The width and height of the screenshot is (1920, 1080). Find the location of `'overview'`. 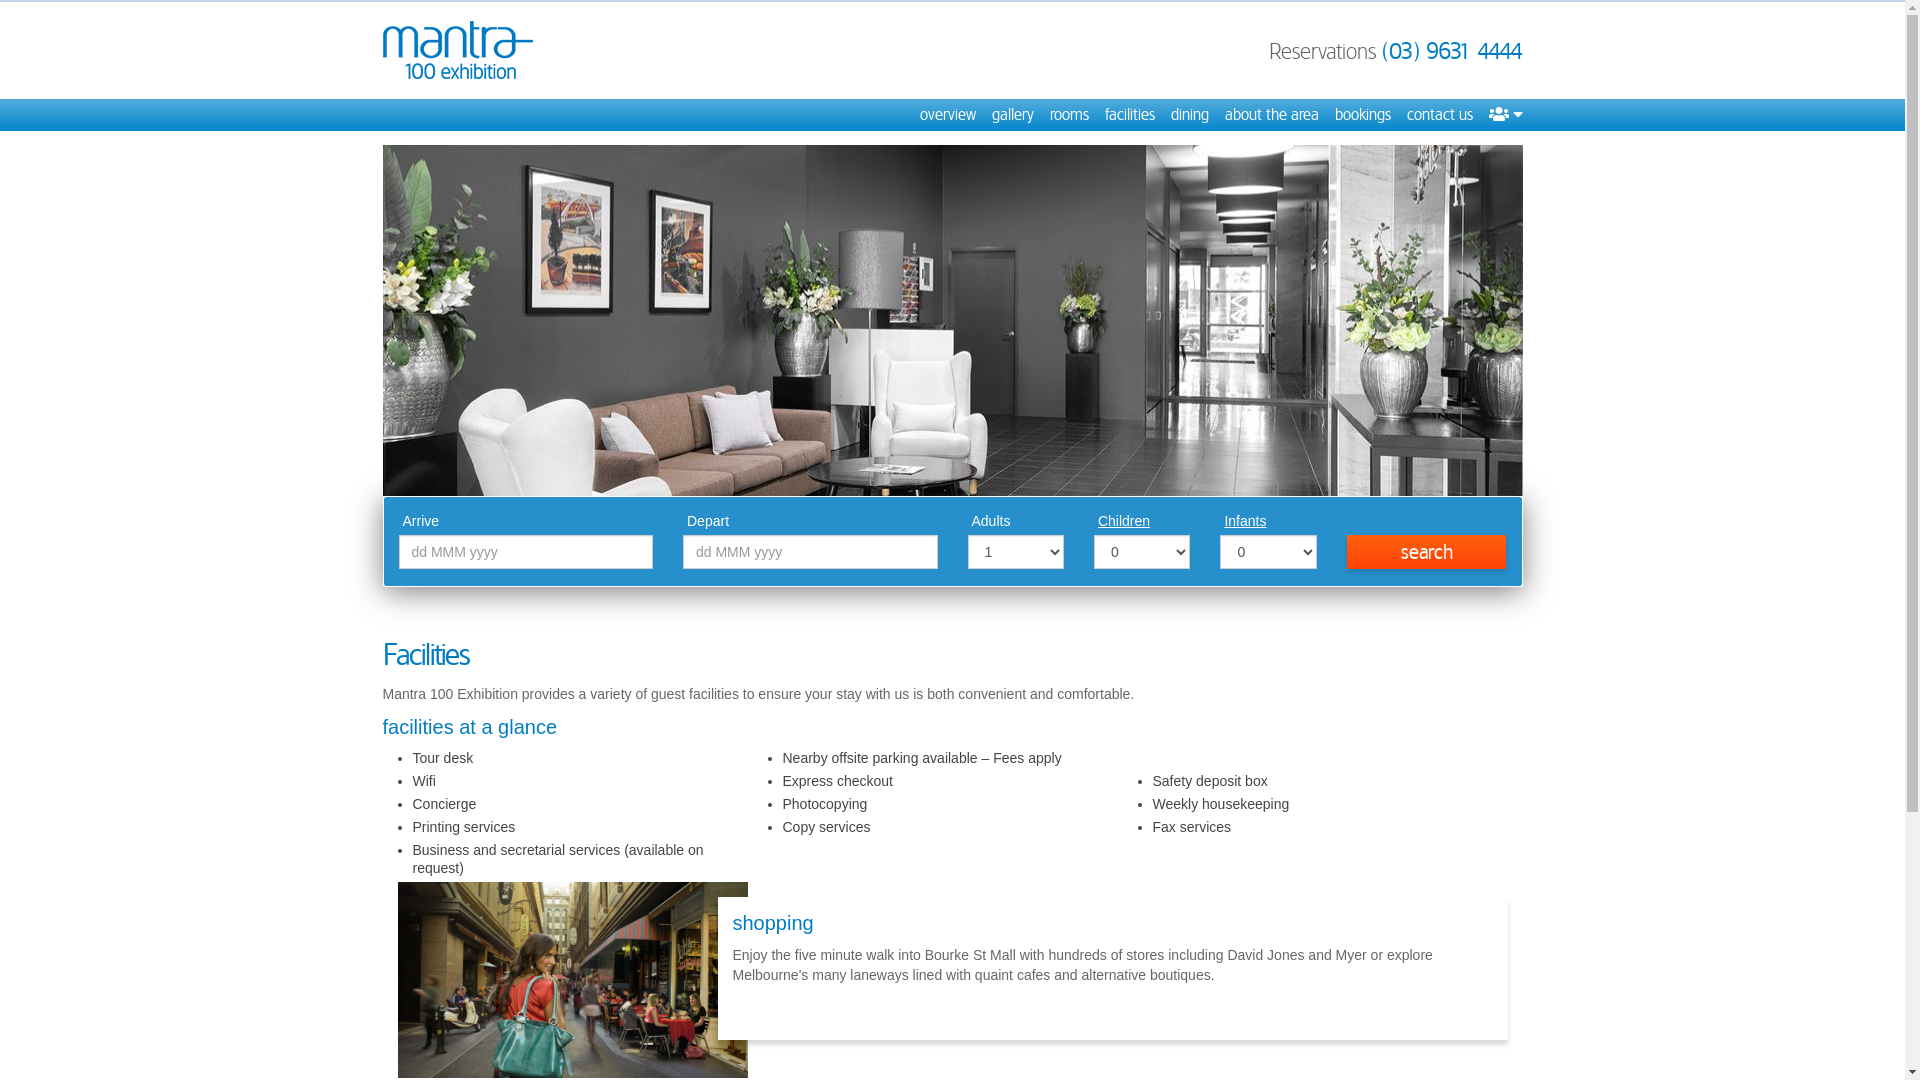

'overview' is located at coordinates (919, 115).